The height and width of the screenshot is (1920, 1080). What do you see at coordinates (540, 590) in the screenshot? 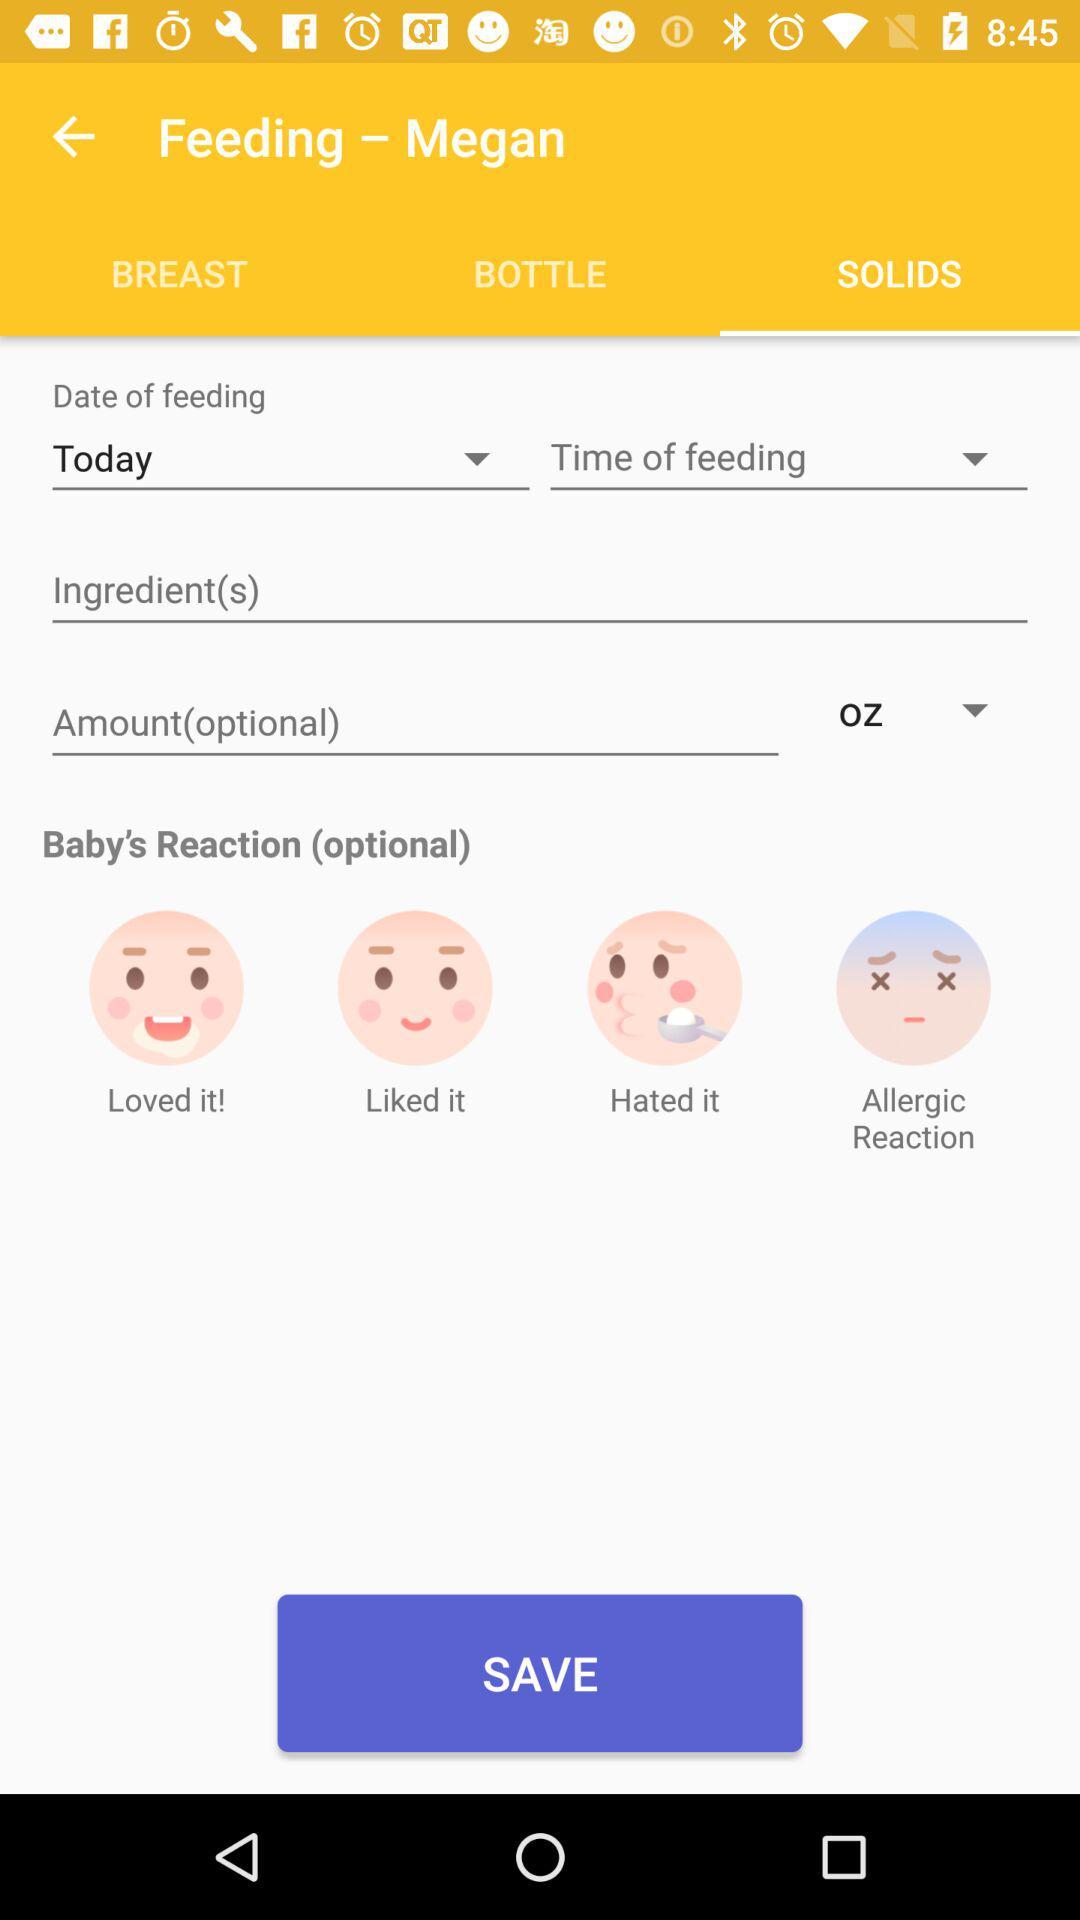
I see `ingredients` at bounding box center [540, 590].